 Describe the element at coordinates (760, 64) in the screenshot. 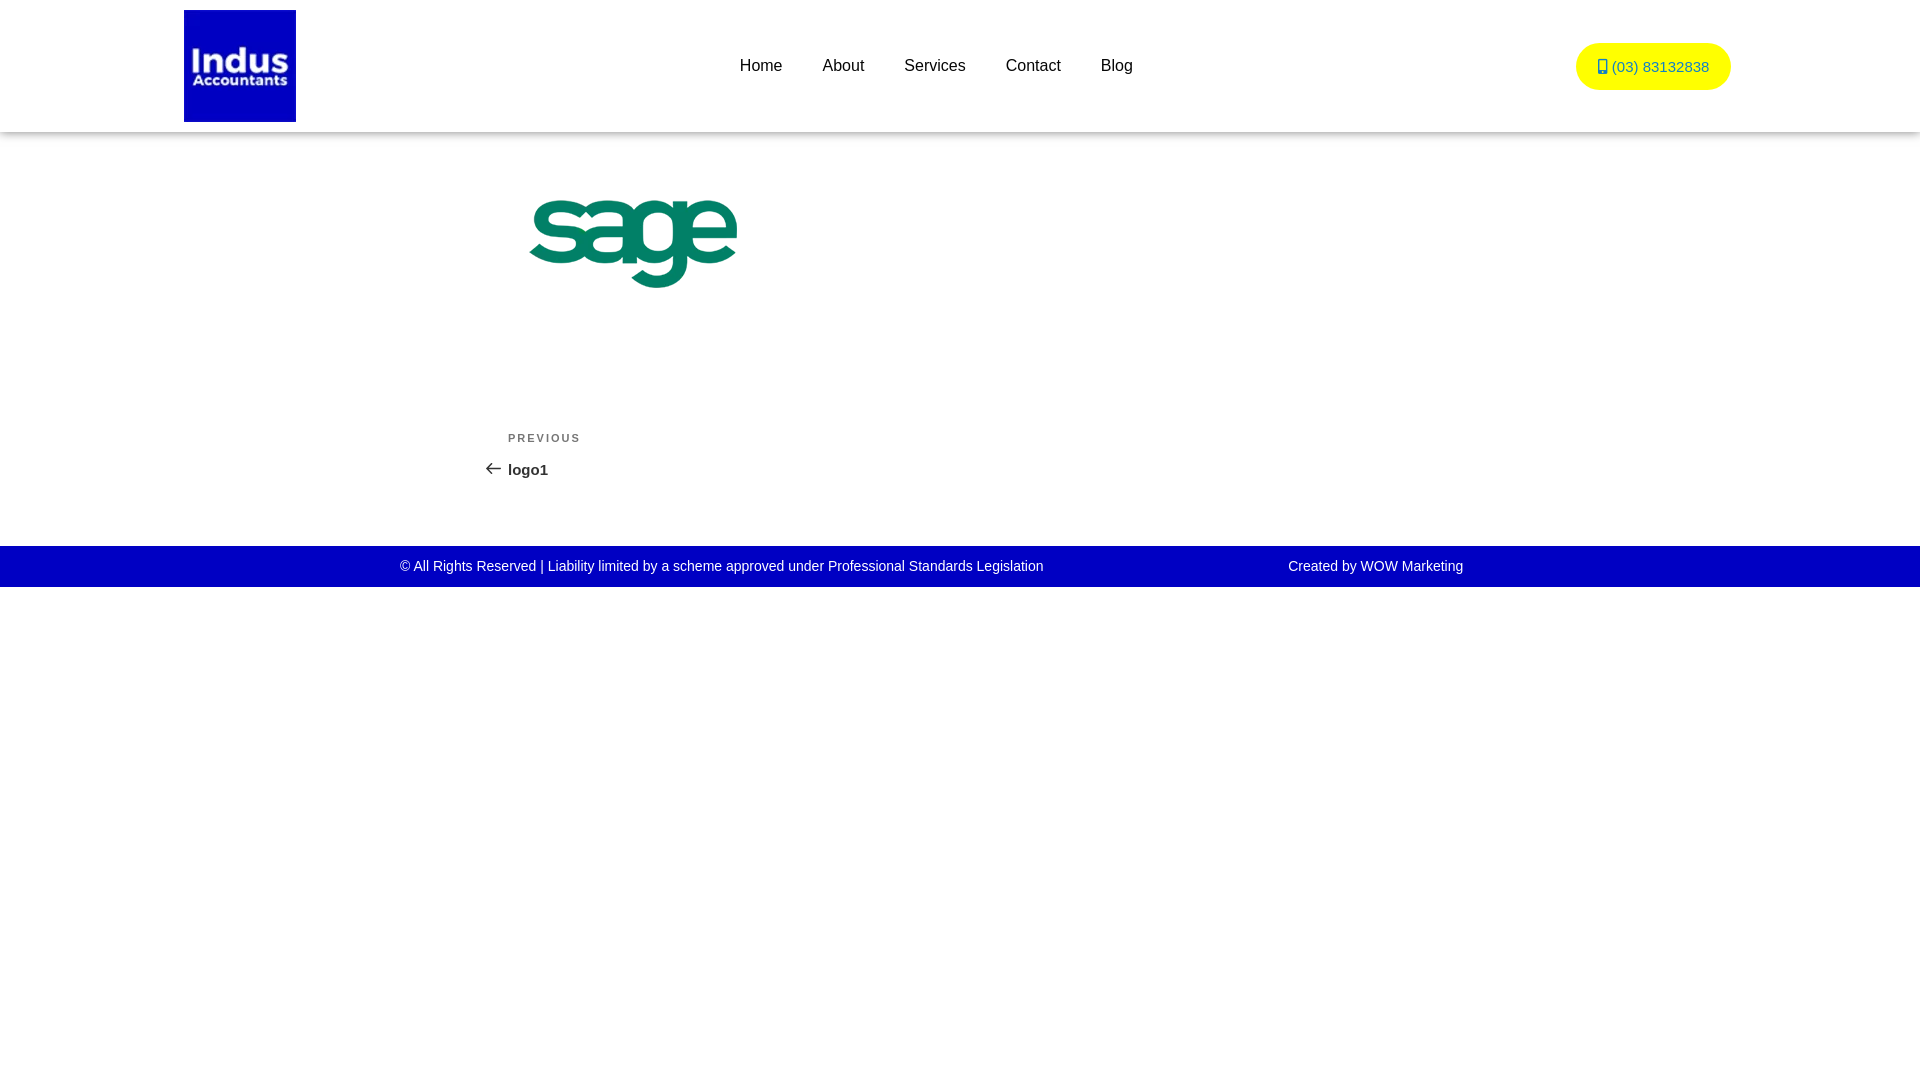

I see `'Home'` at that location.